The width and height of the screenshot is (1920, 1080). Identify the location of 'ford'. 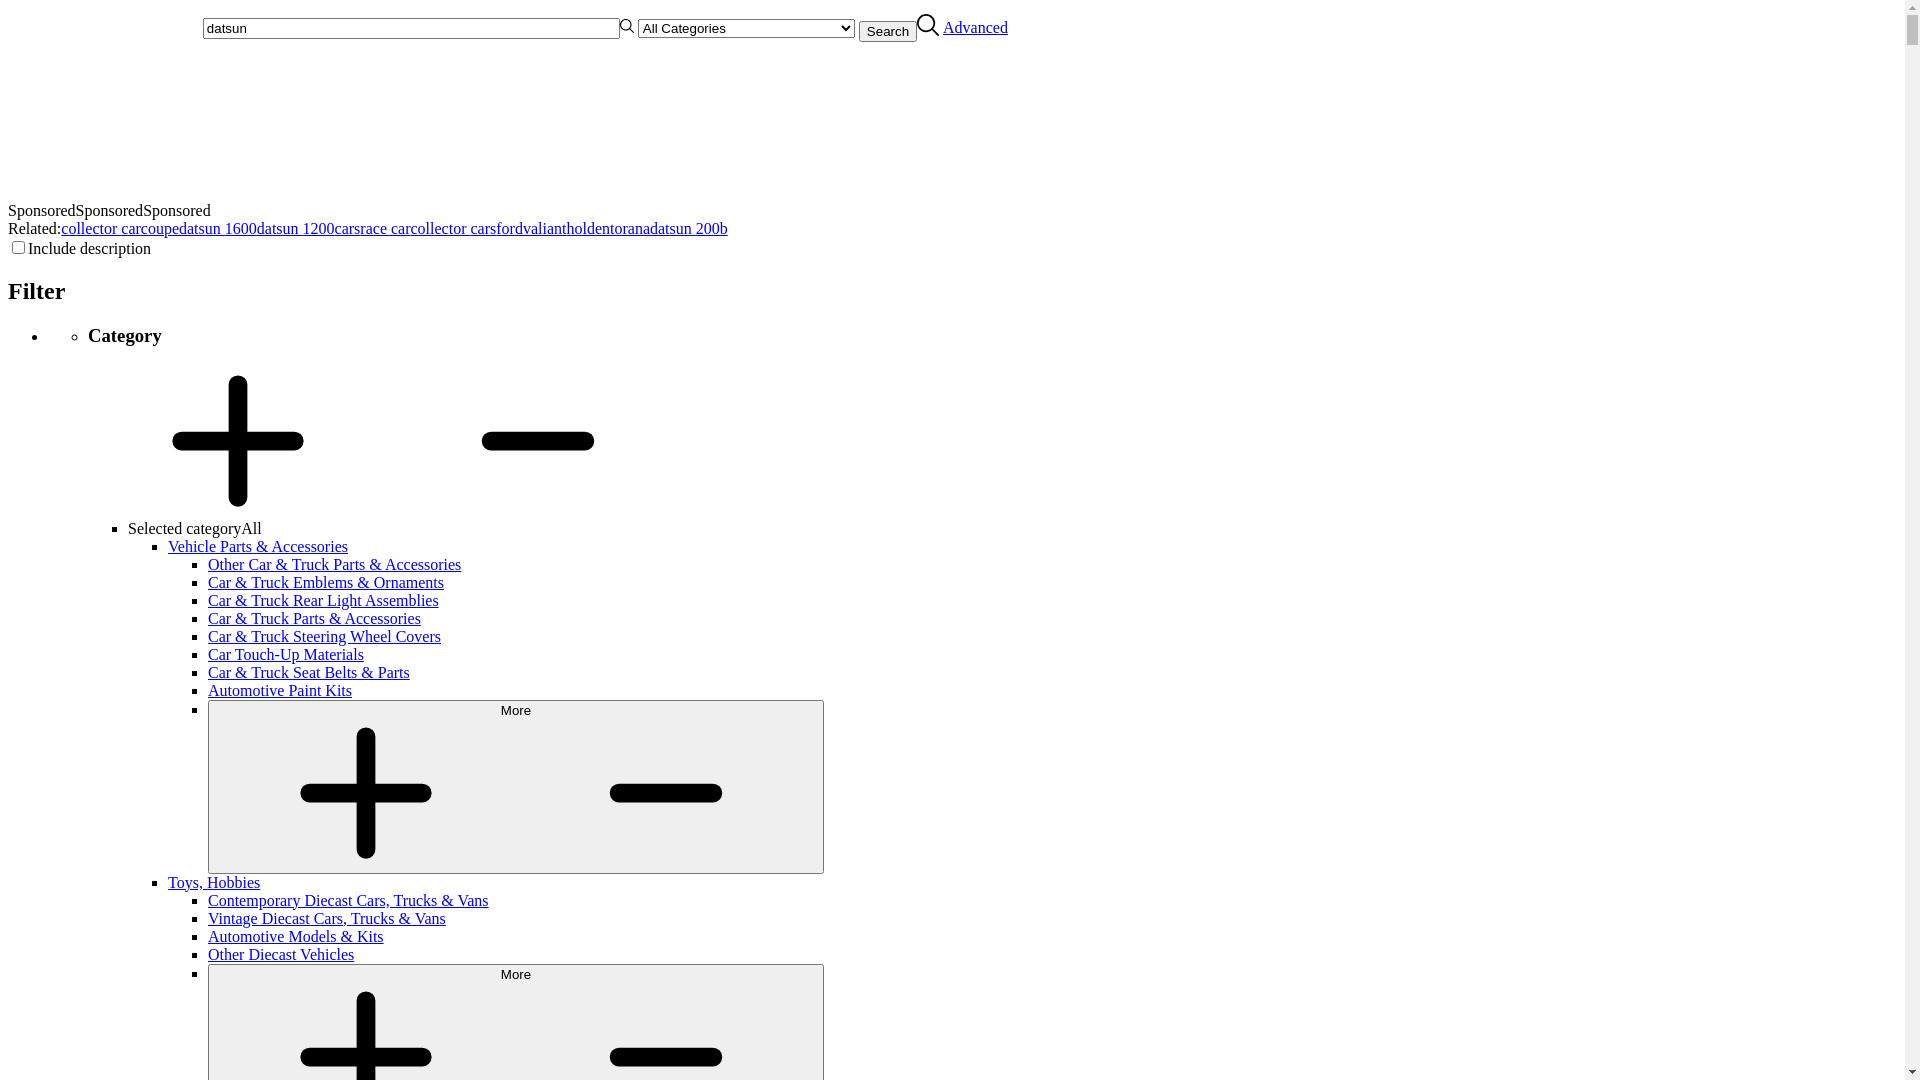
(509, 227).